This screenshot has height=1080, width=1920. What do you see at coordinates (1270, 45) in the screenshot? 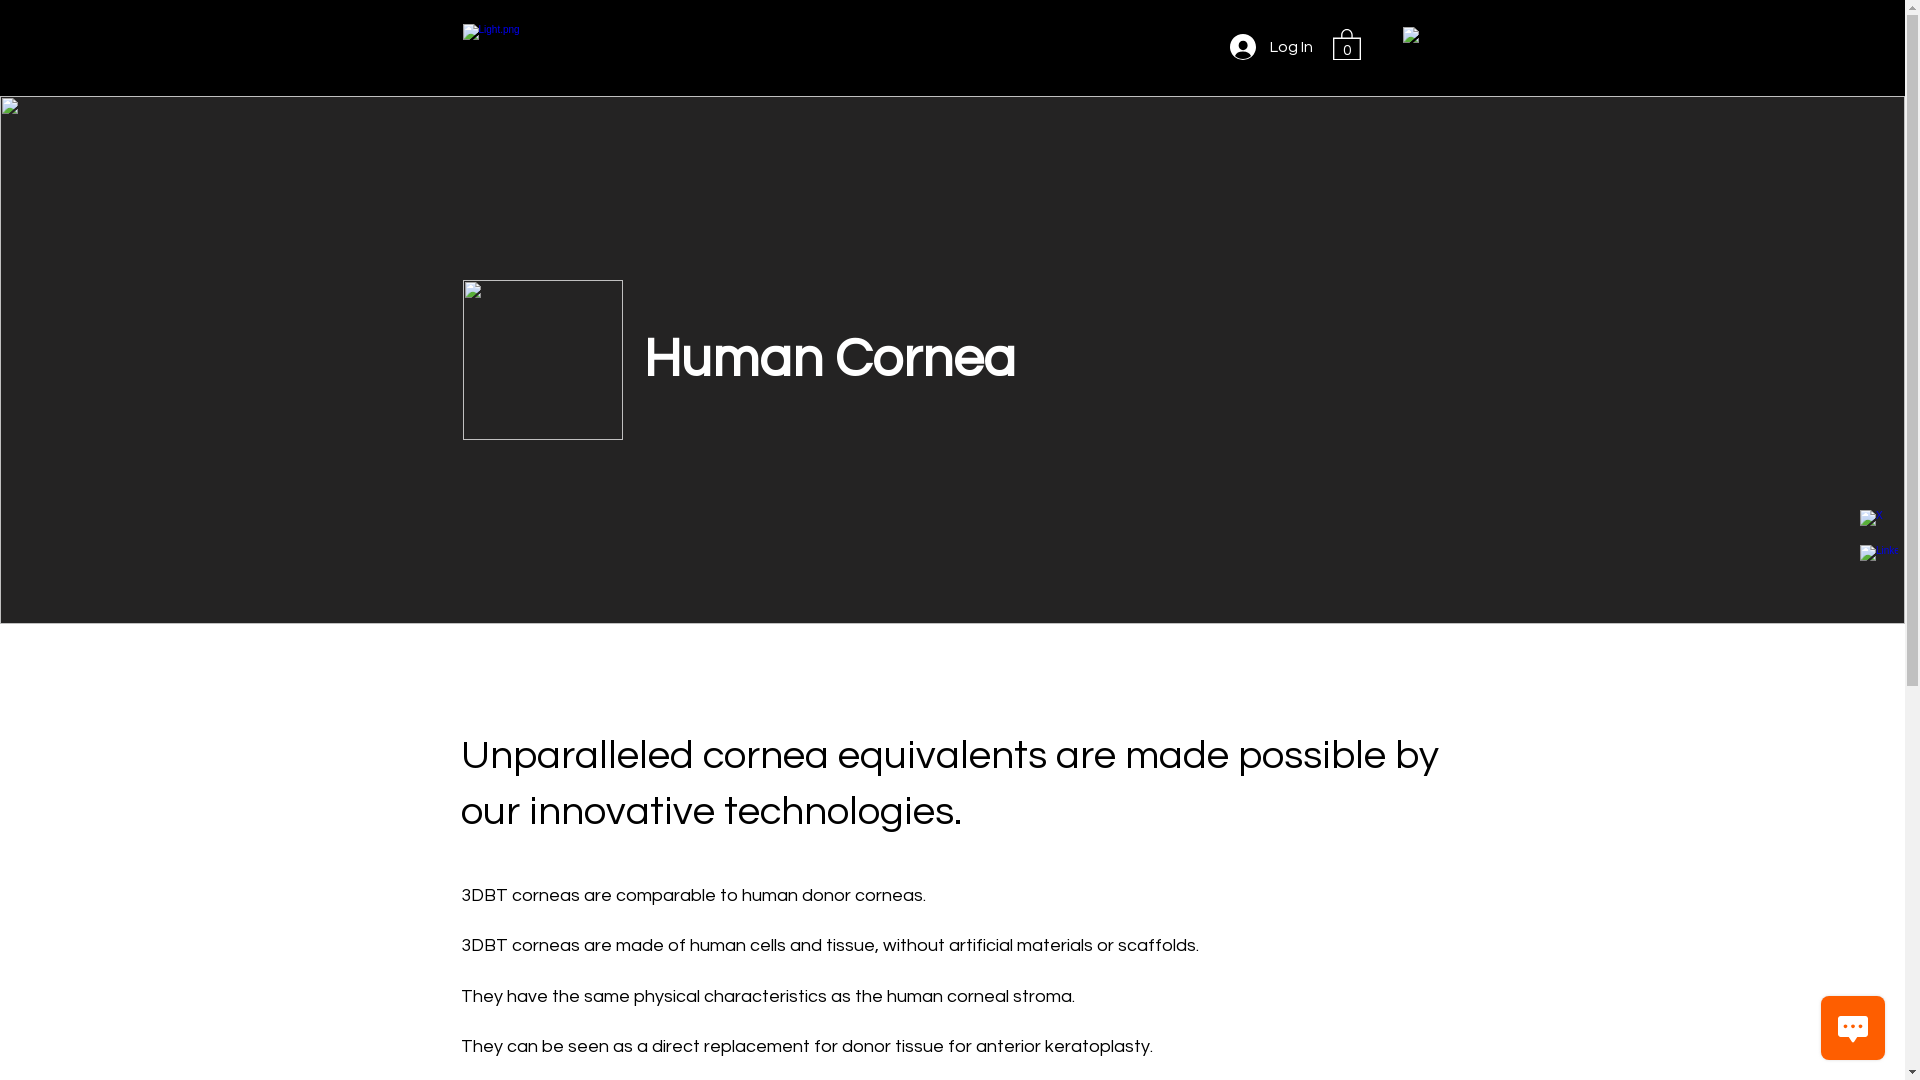
I see `'Log In'` at bounding box center [1270, 45].